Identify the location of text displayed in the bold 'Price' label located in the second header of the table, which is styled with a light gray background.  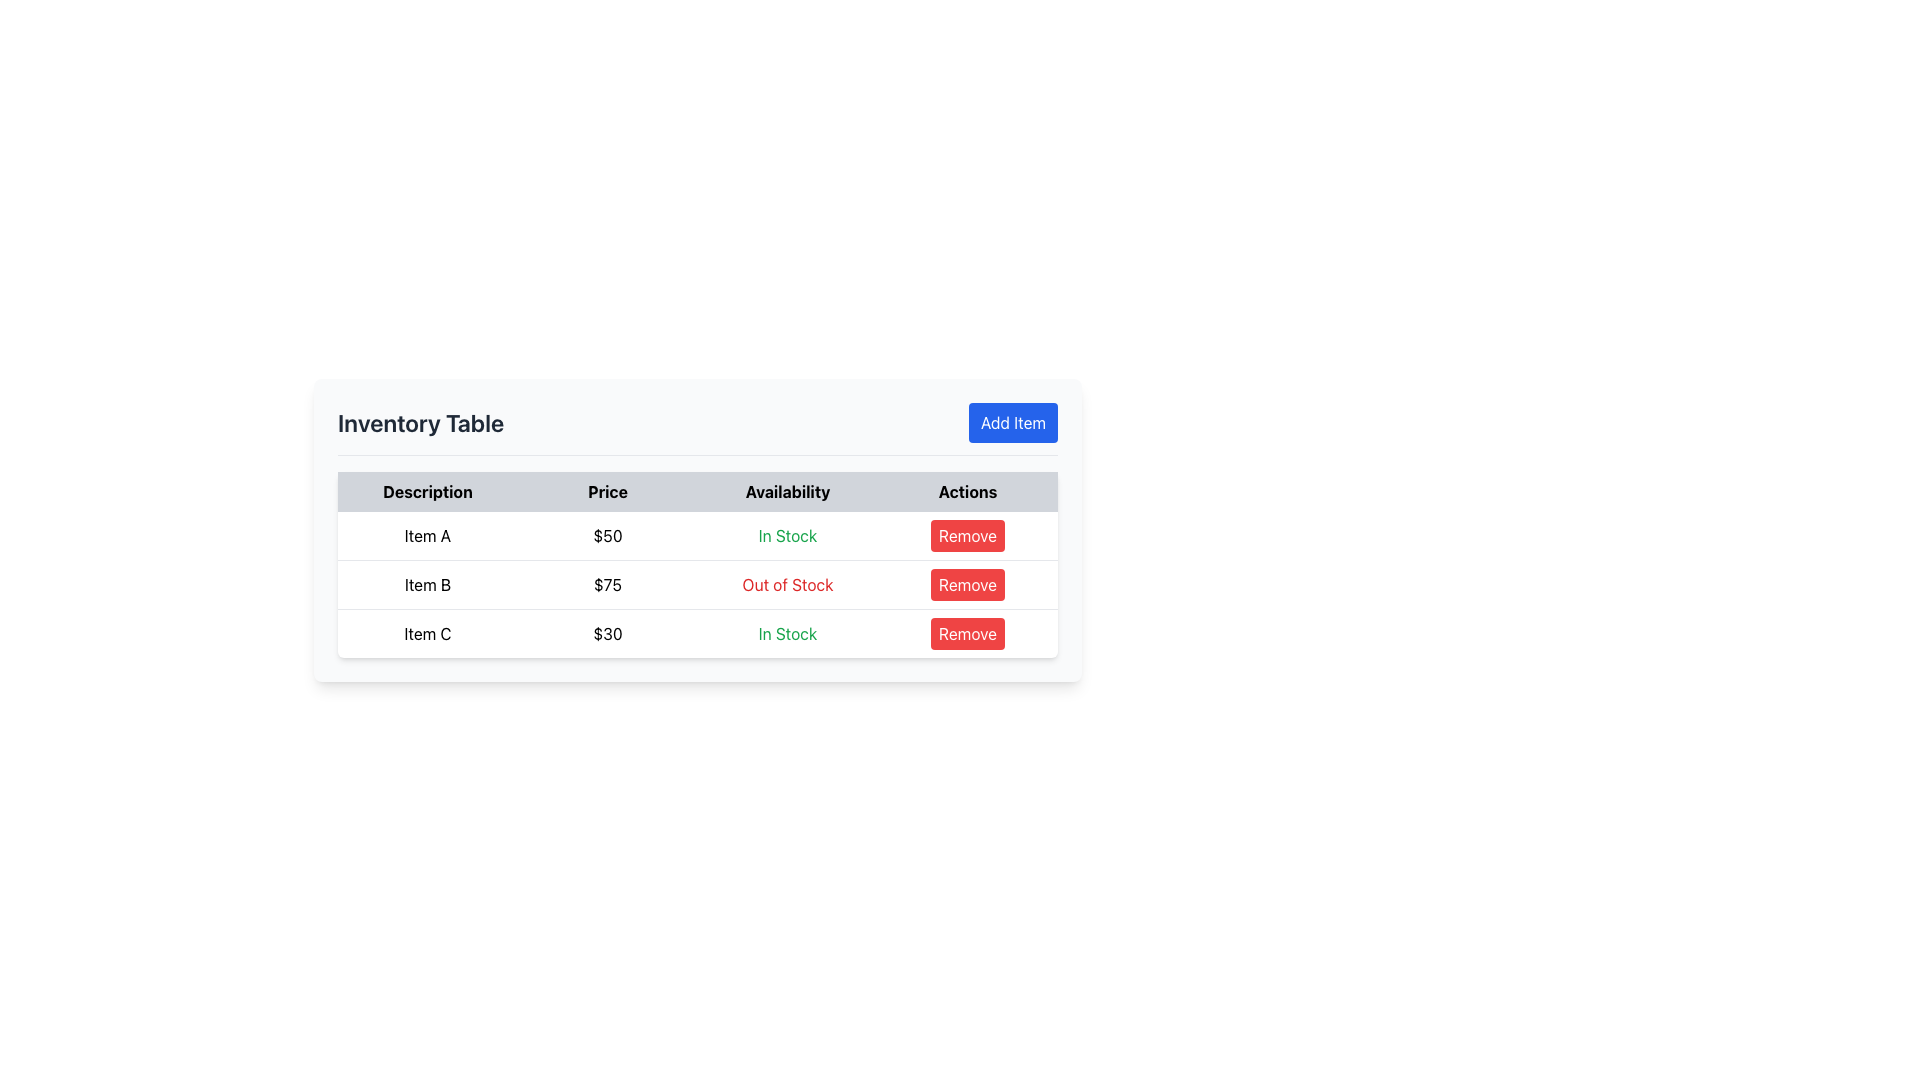
(607, 492).